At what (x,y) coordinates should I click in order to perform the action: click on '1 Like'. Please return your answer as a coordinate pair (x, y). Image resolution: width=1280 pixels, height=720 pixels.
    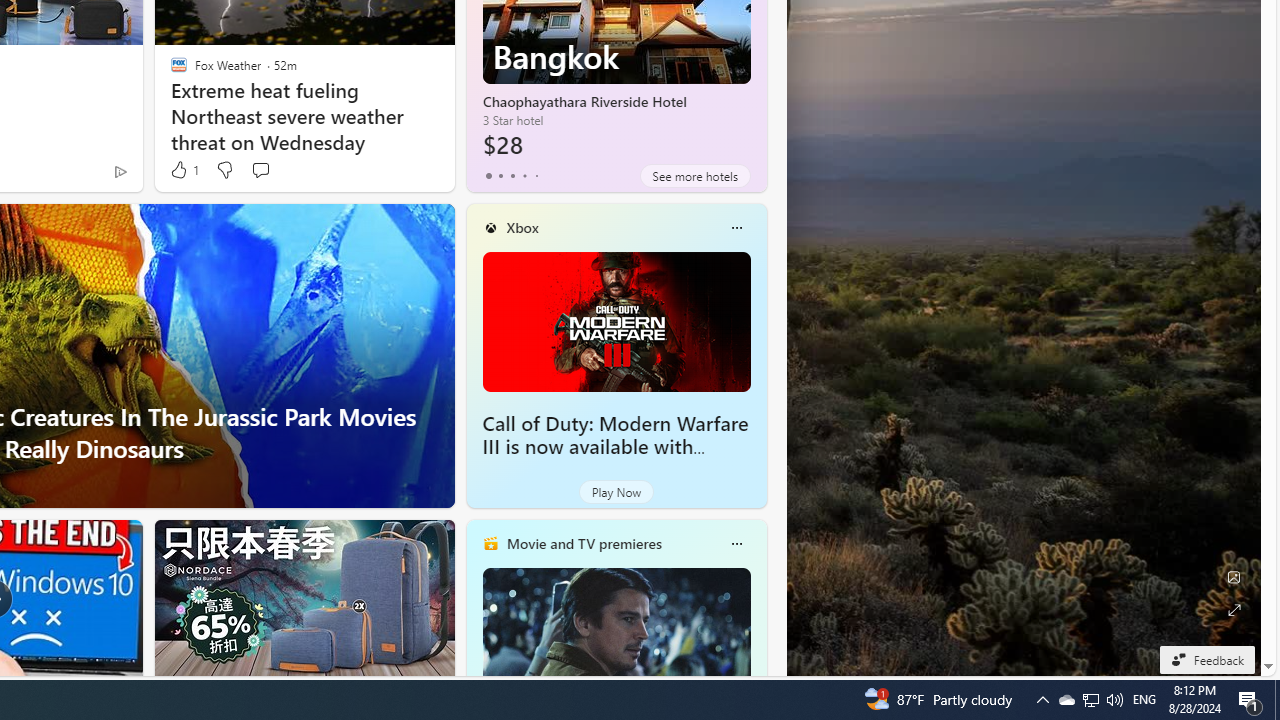
    Looking at the image, I should click on (183, 169).